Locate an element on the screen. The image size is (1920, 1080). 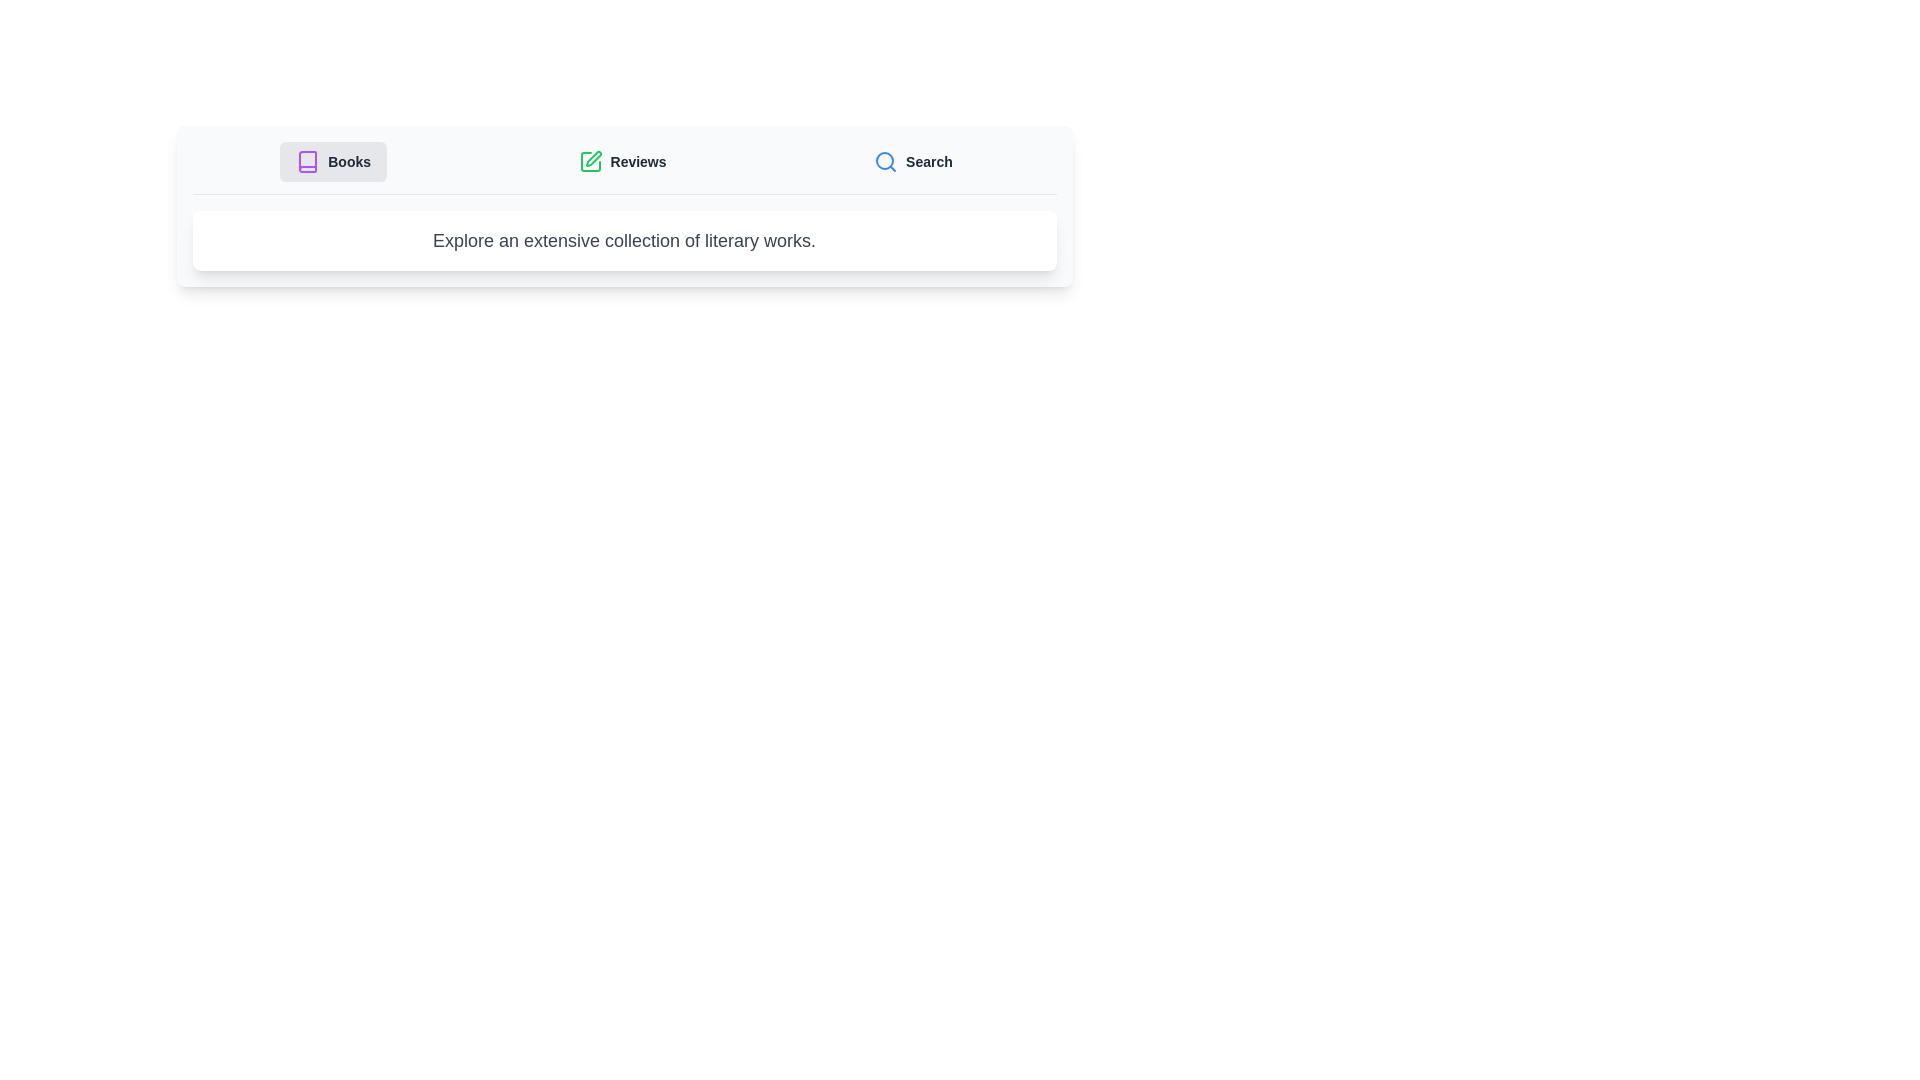
the Reviews tab by clicking on its button is located at coordinates (621, 161).